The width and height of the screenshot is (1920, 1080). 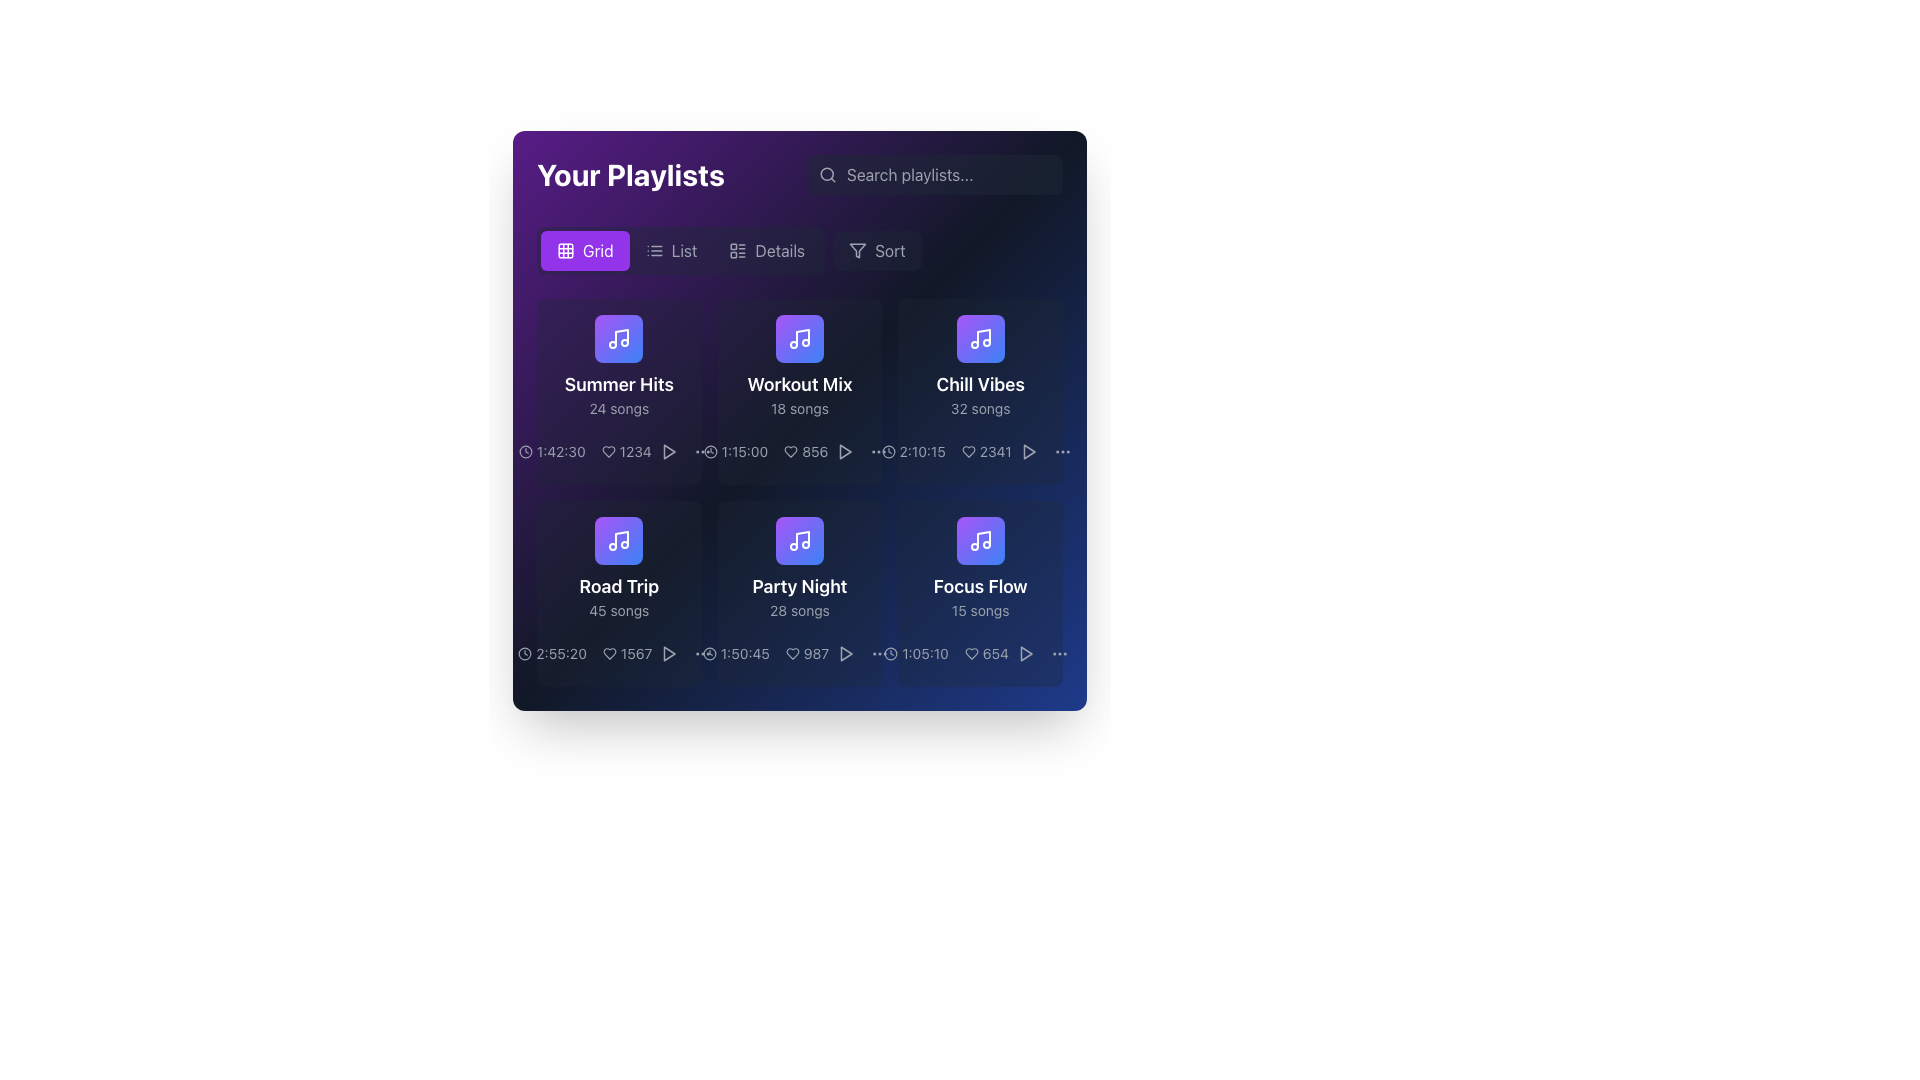 I want to click on the Text label that provides information about the number of songs in the 'Party Night' playlist, located in the lower section of the playlist card, so click(x=800, y=609).